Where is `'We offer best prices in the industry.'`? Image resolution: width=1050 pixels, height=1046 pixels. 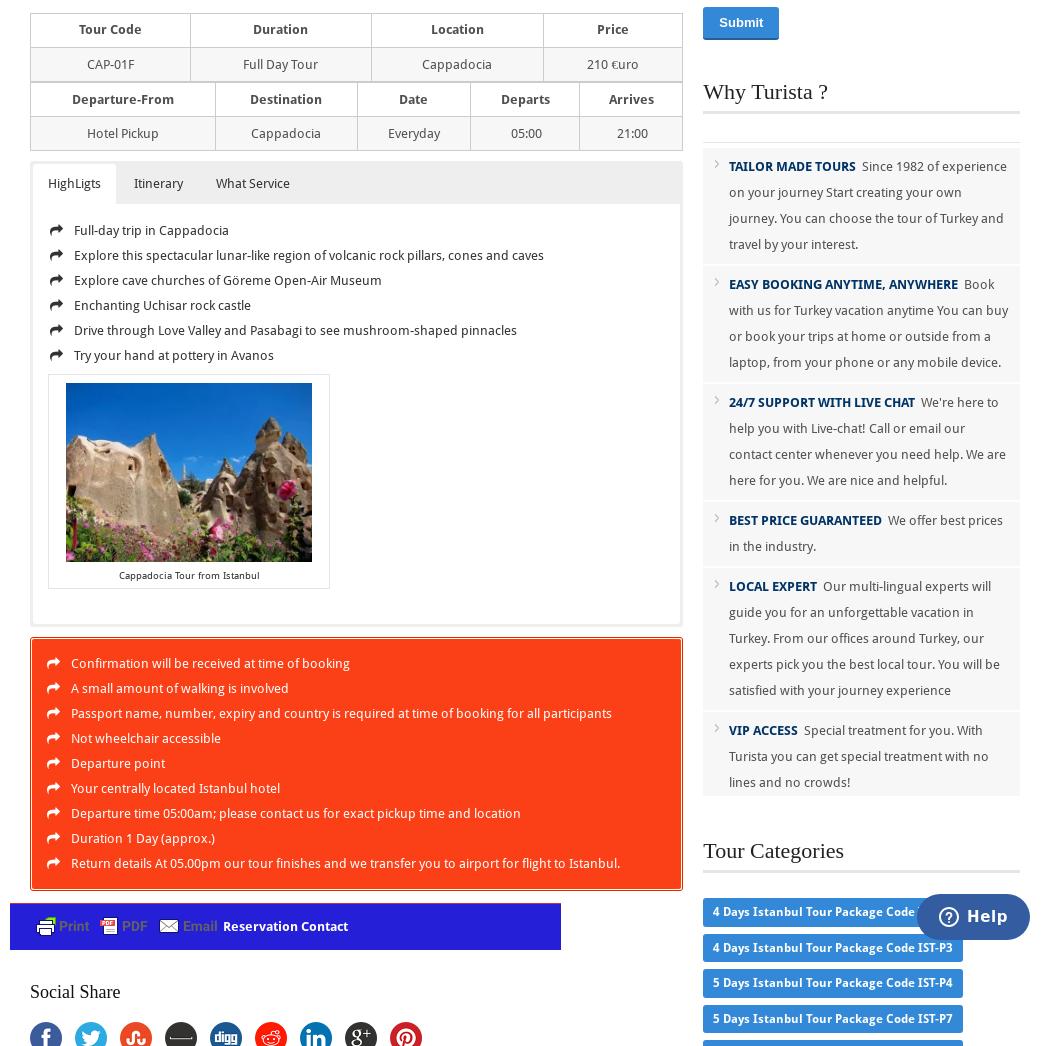
'We offer best prices in the industry.' is located at coordinates (728, 532).